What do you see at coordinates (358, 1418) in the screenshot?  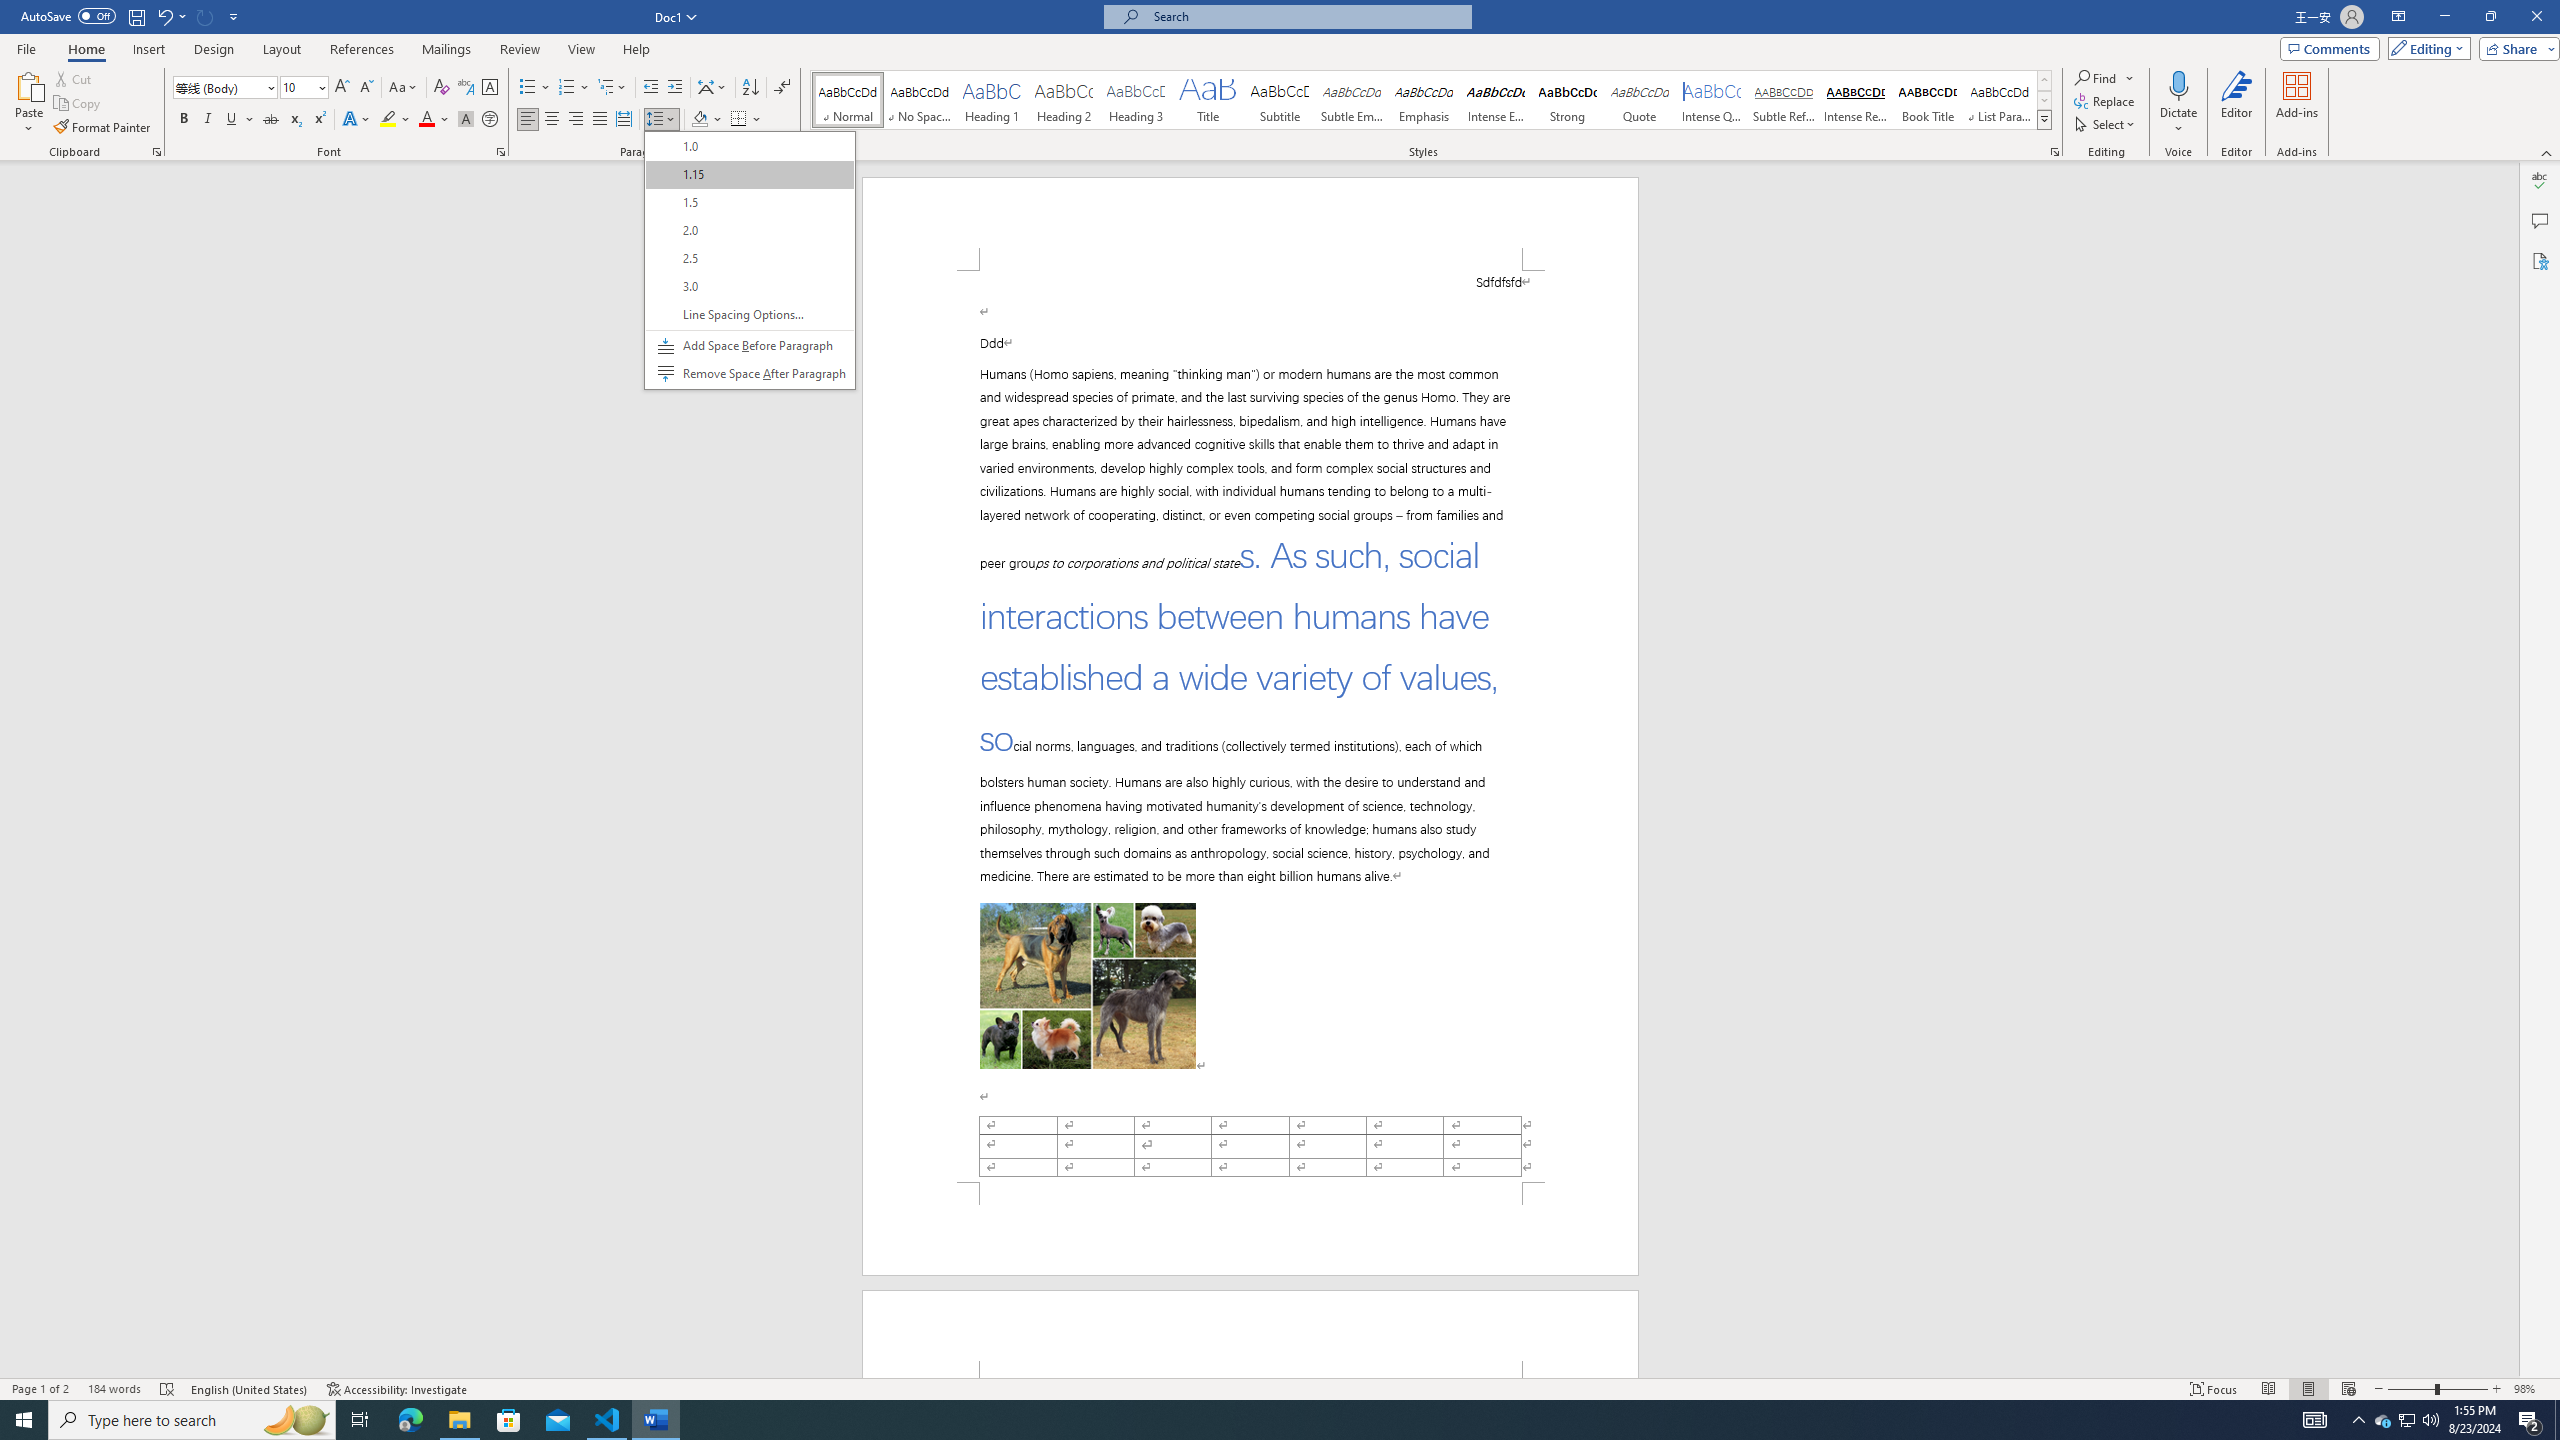 I see `'Task View'` at bounding box center [358, 1418].